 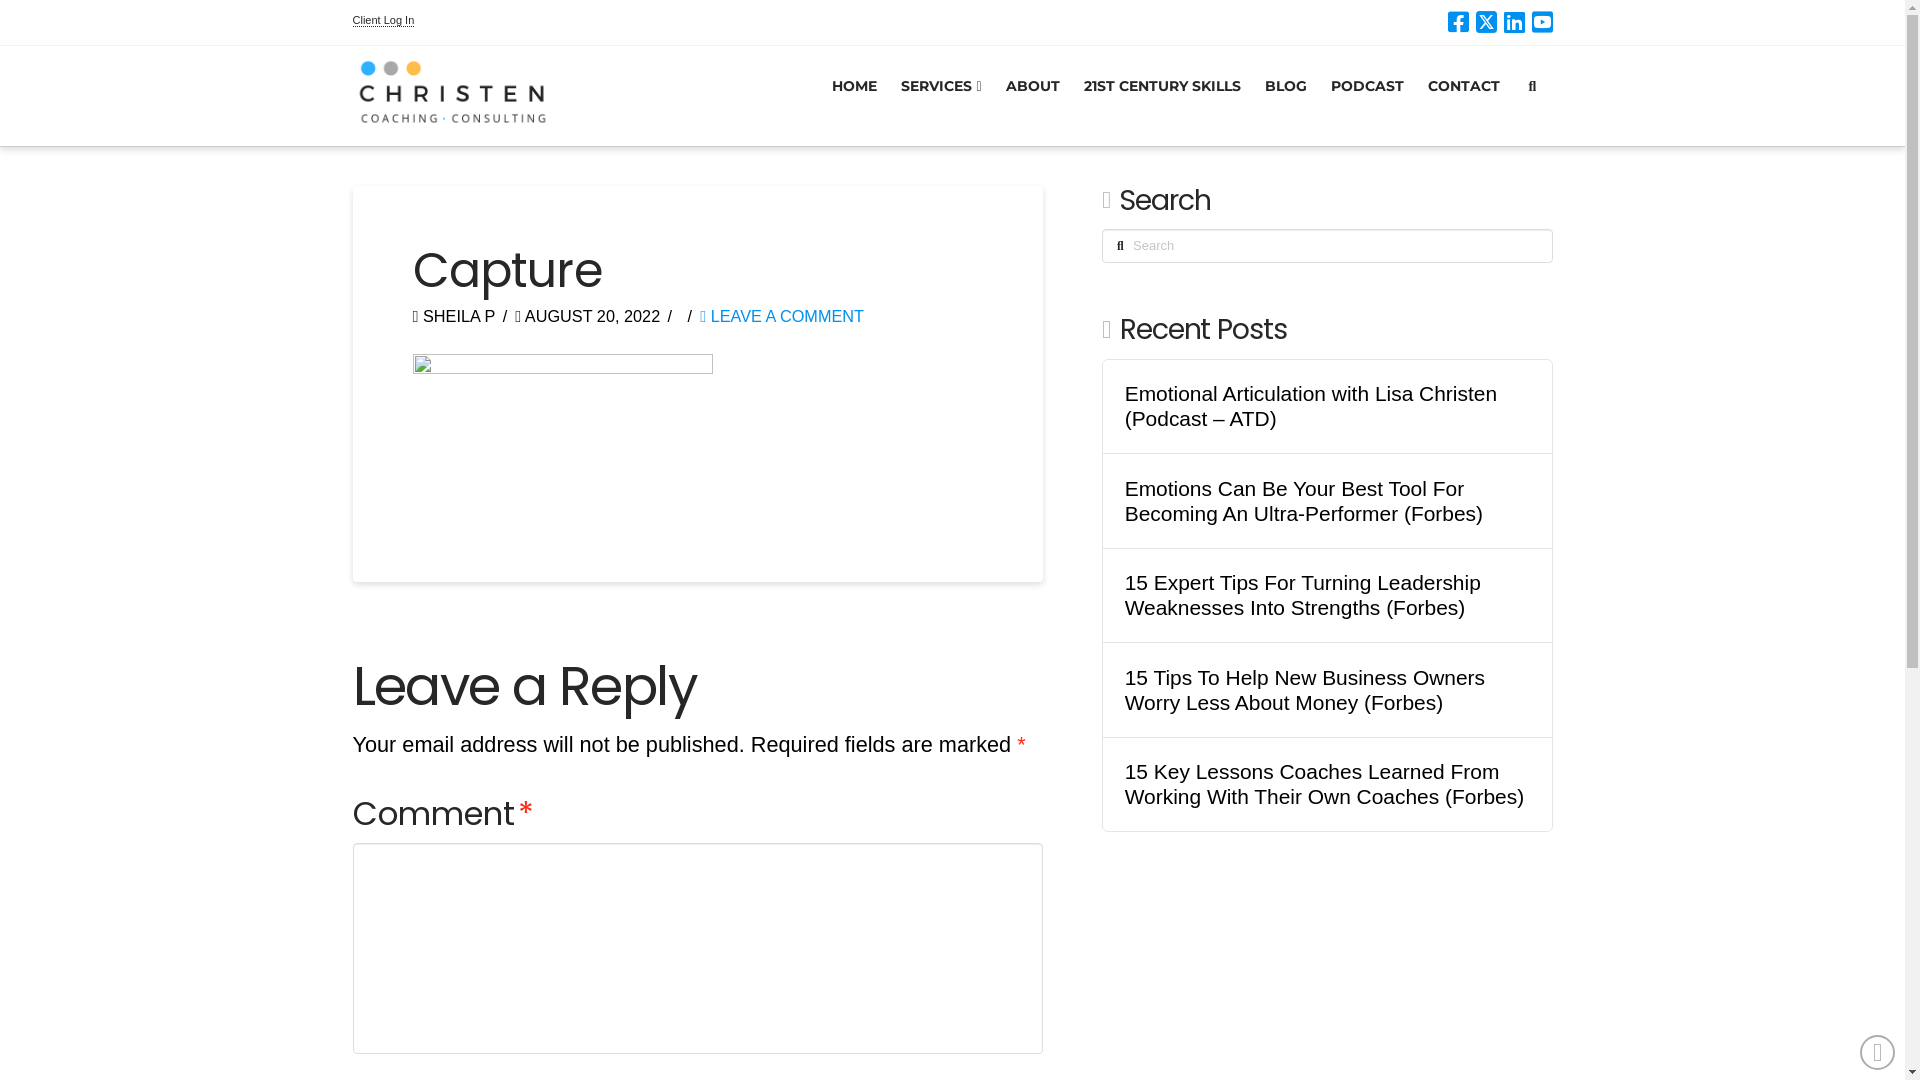 I want to click on 'LinkedIn', so click(x=1514, y=22).